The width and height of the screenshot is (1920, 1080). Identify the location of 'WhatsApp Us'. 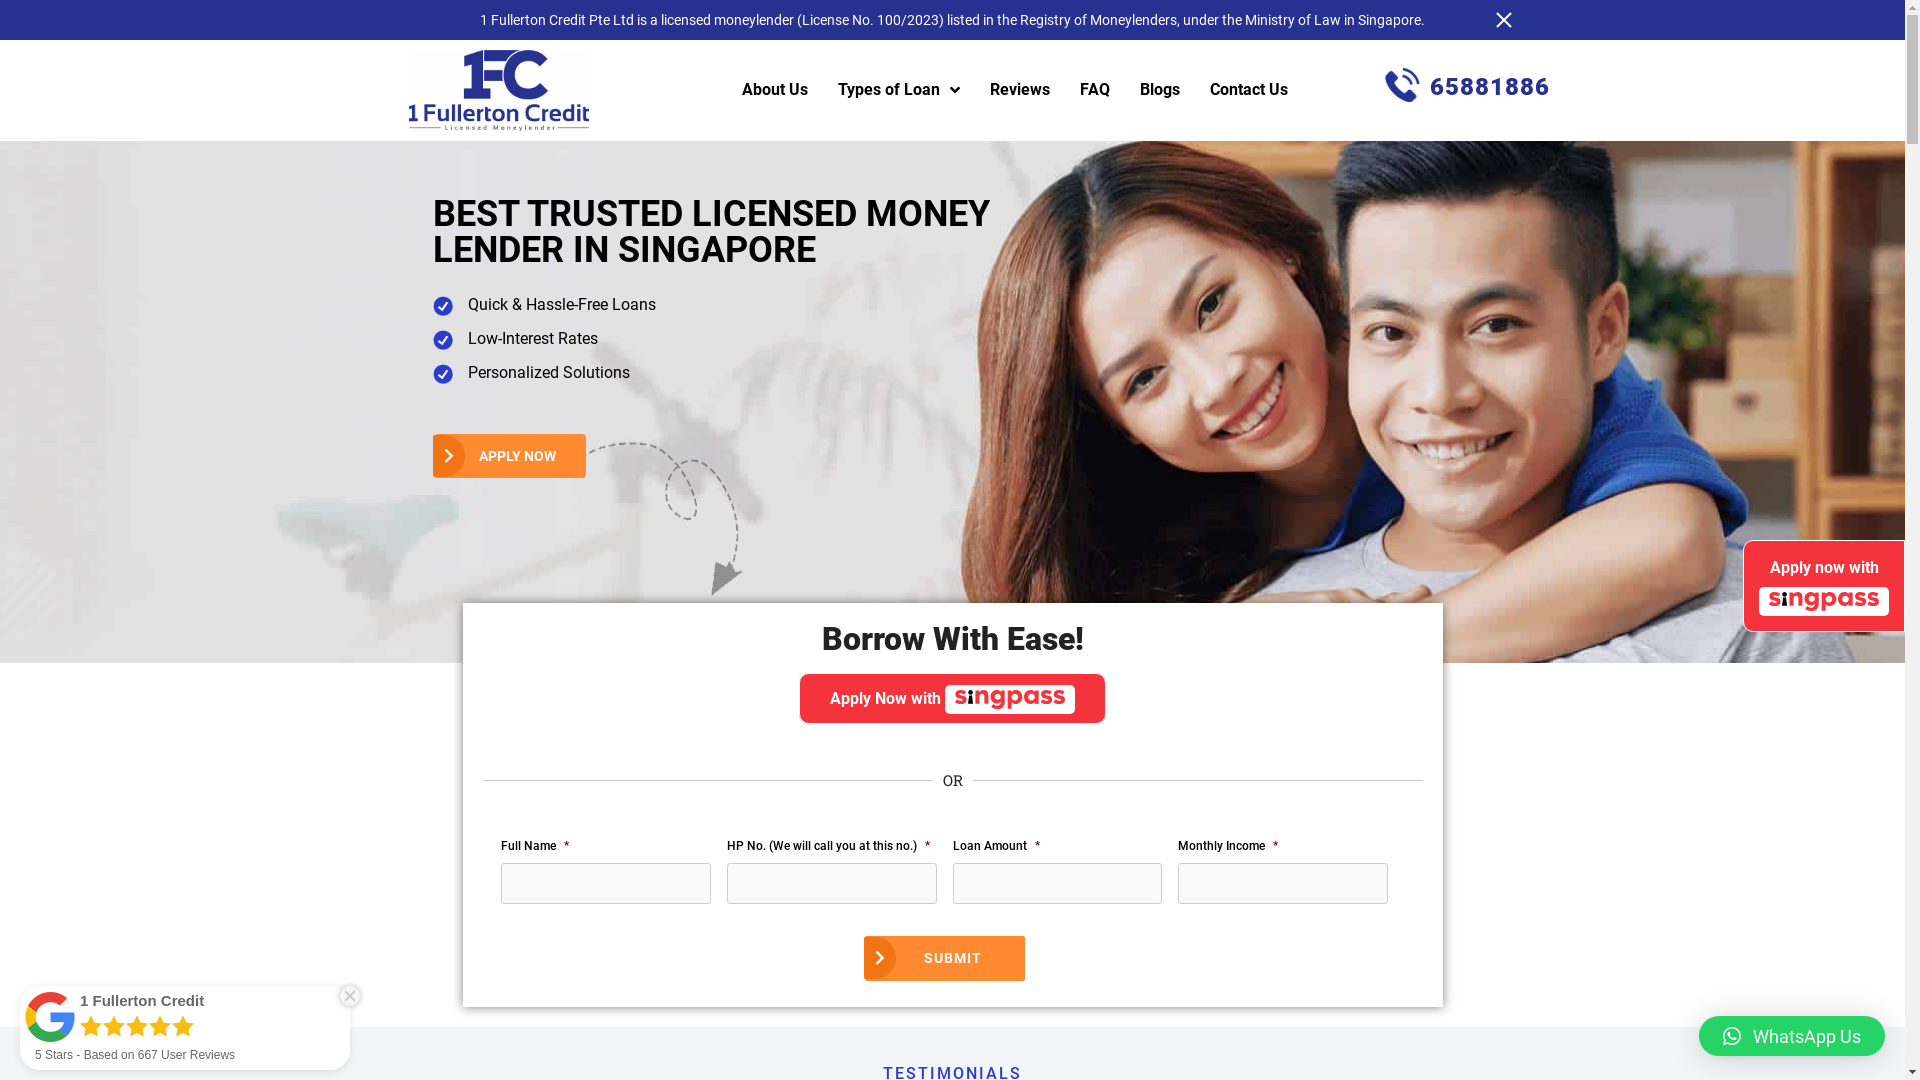
(1791, 1035).